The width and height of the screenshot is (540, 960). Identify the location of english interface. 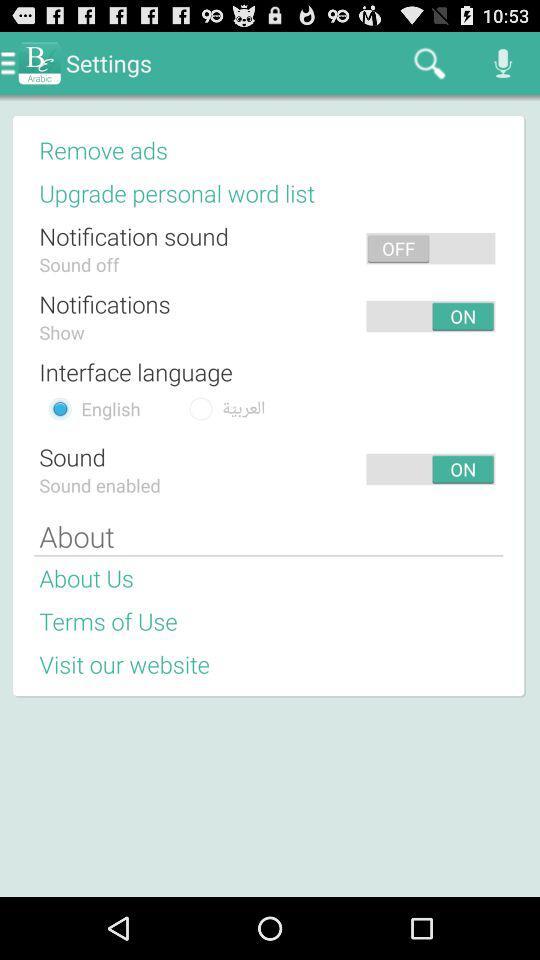
(60, 407).